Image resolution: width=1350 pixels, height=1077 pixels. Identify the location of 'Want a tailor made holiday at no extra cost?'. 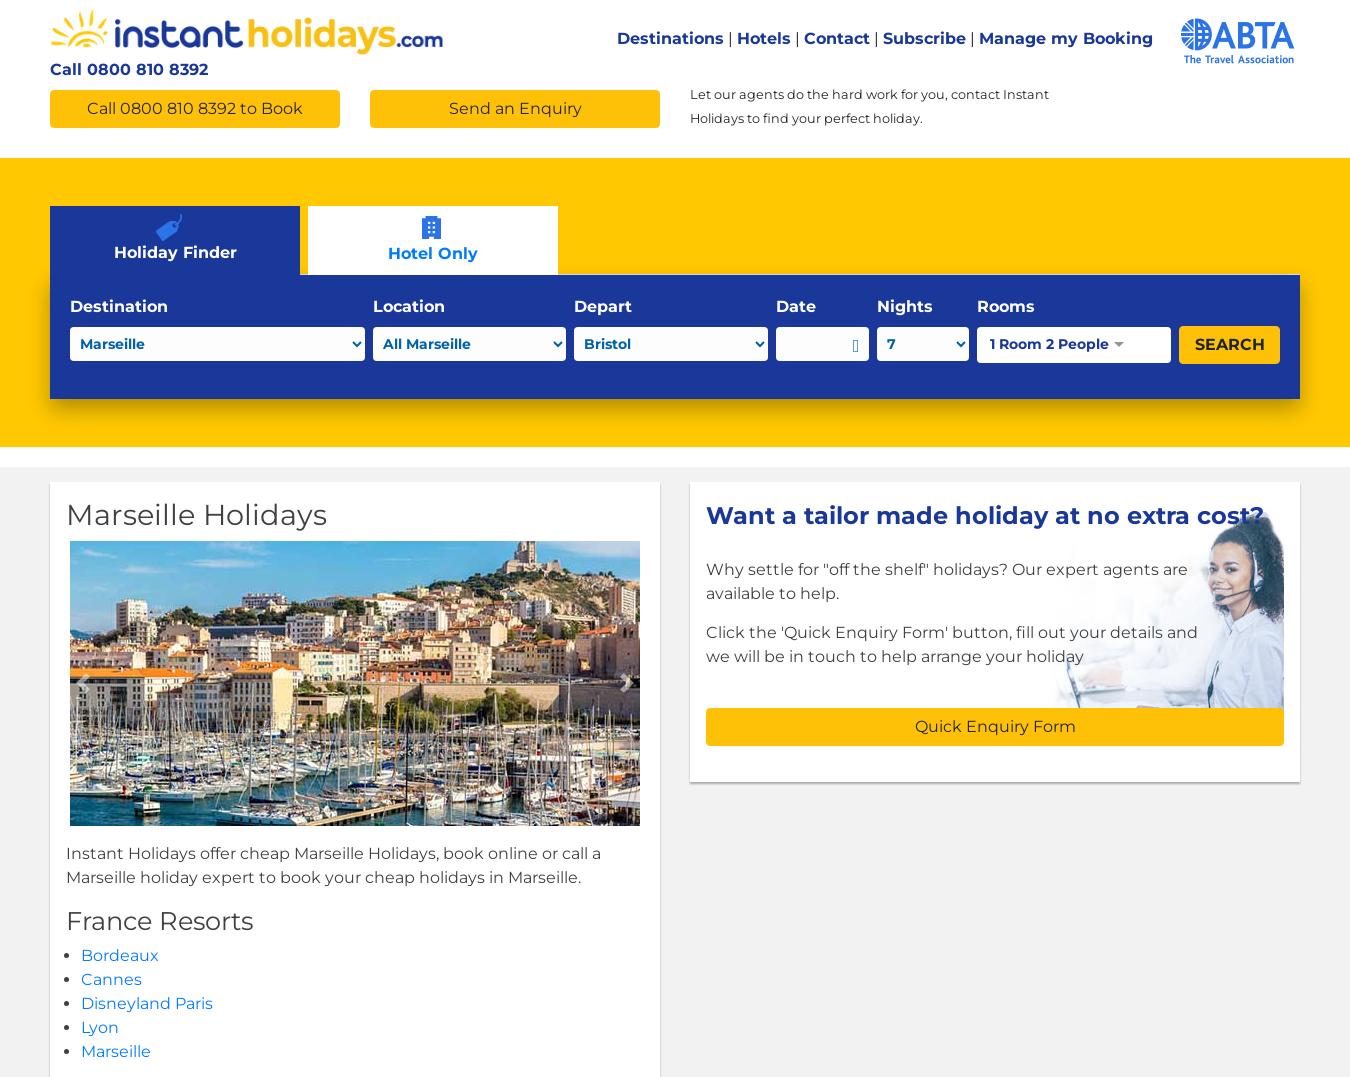
(983, 513).